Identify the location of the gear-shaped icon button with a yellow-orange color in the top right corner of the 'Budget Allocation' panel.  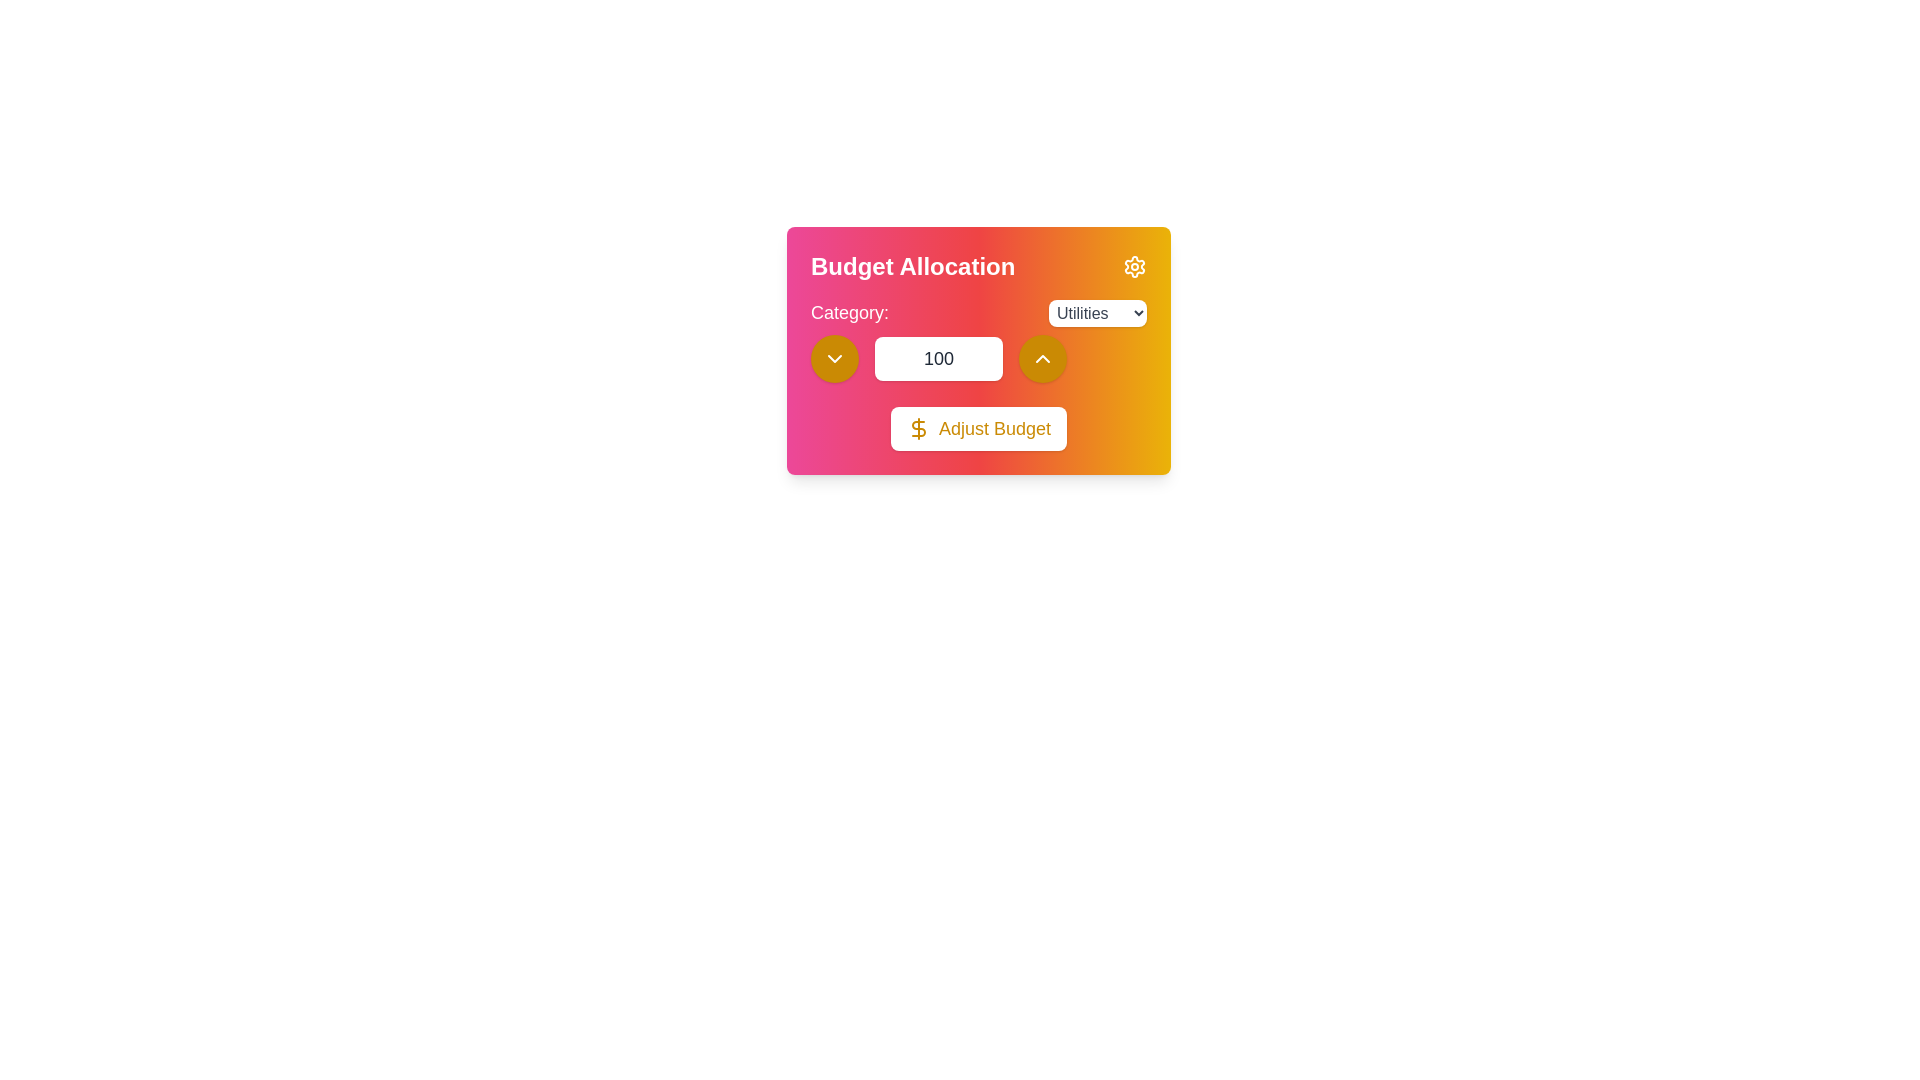
(1134, 265).